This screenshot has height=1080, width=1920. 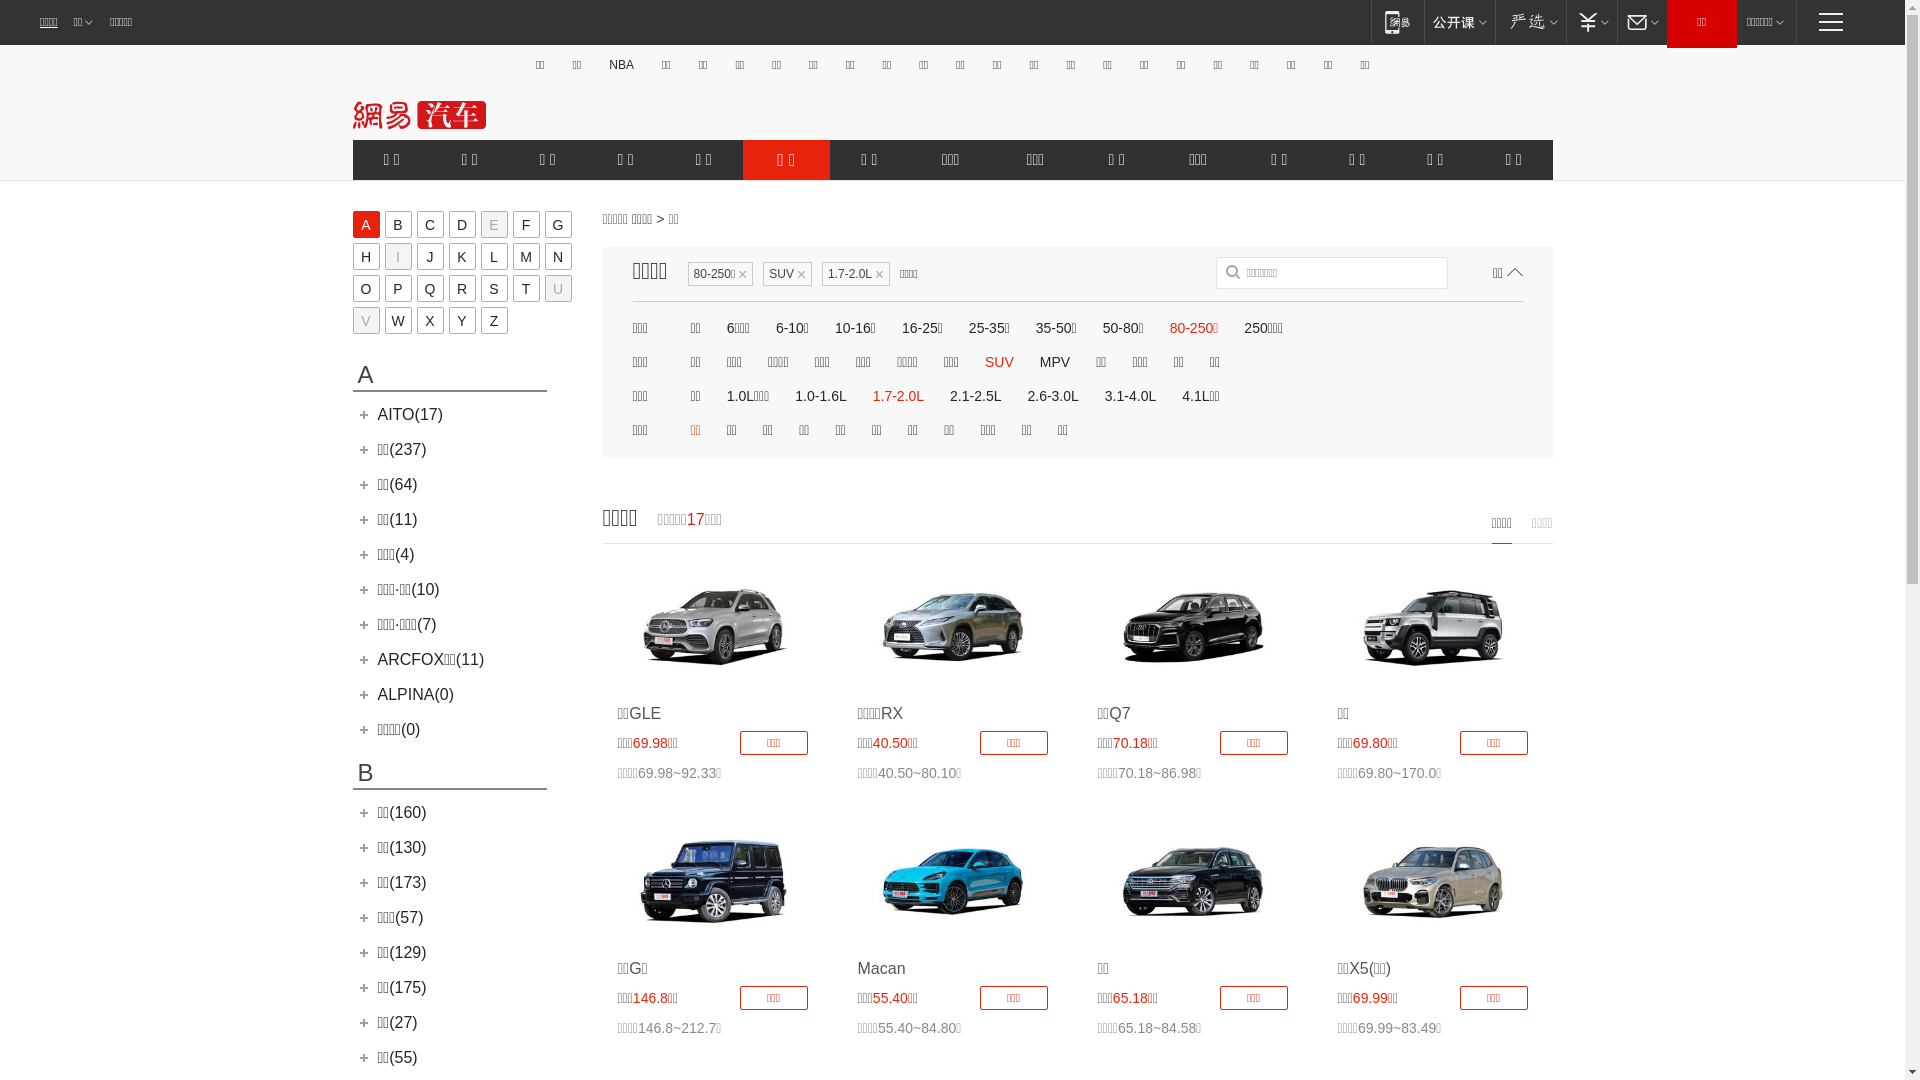 I want to click on '2.6-3.0L', so click(x=1023, y=396).